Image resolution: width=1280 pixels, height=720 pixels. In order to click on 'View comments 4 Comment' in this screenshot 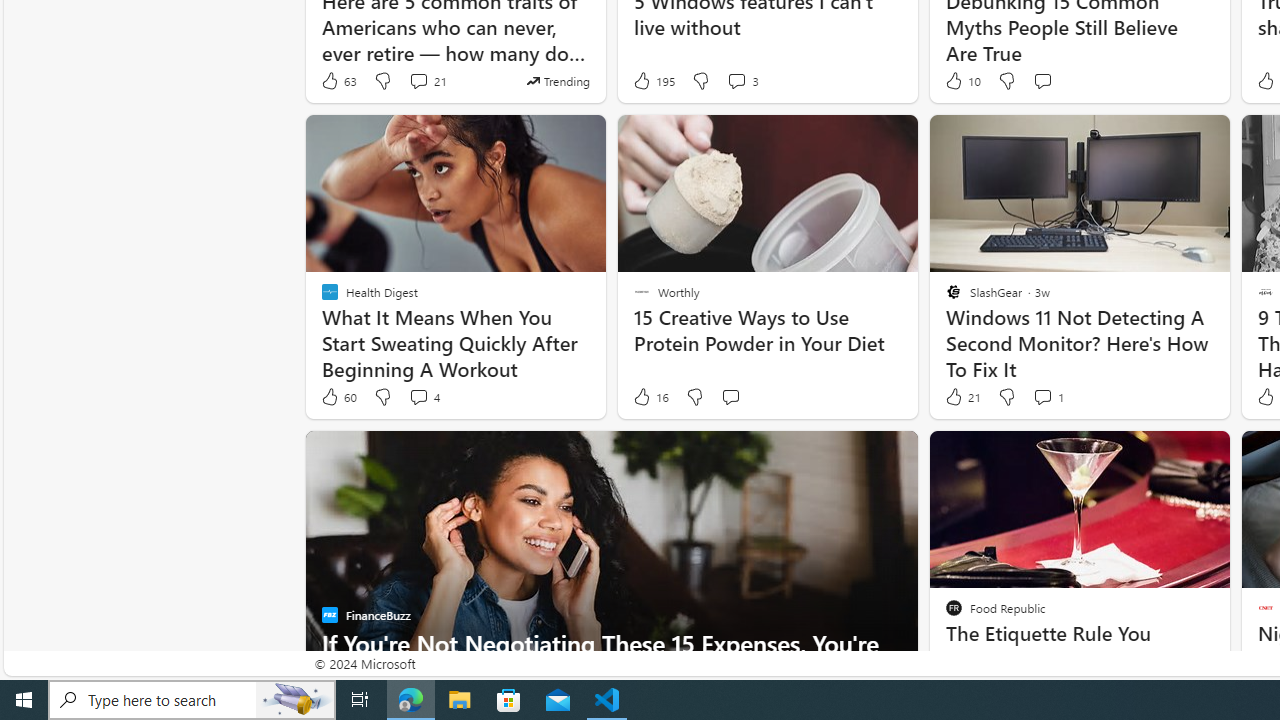, I will do `click(422, 397)`.